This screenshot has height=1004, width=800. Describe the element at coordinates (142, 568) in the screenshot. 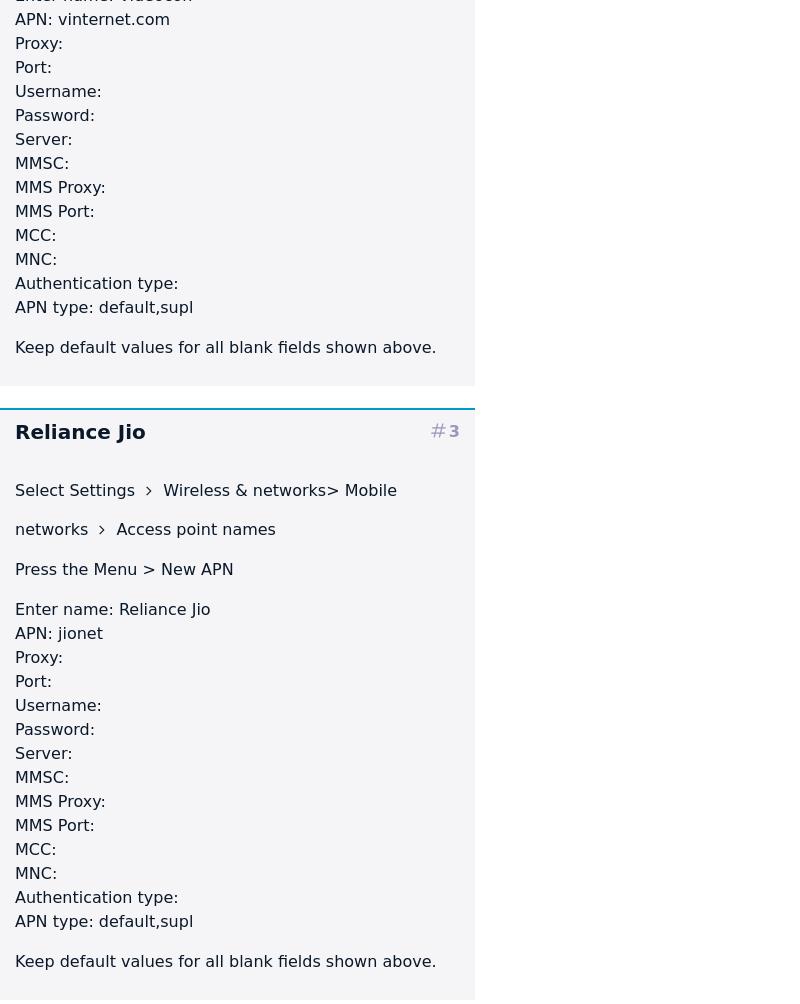

I see `'> New APN'` at that location.